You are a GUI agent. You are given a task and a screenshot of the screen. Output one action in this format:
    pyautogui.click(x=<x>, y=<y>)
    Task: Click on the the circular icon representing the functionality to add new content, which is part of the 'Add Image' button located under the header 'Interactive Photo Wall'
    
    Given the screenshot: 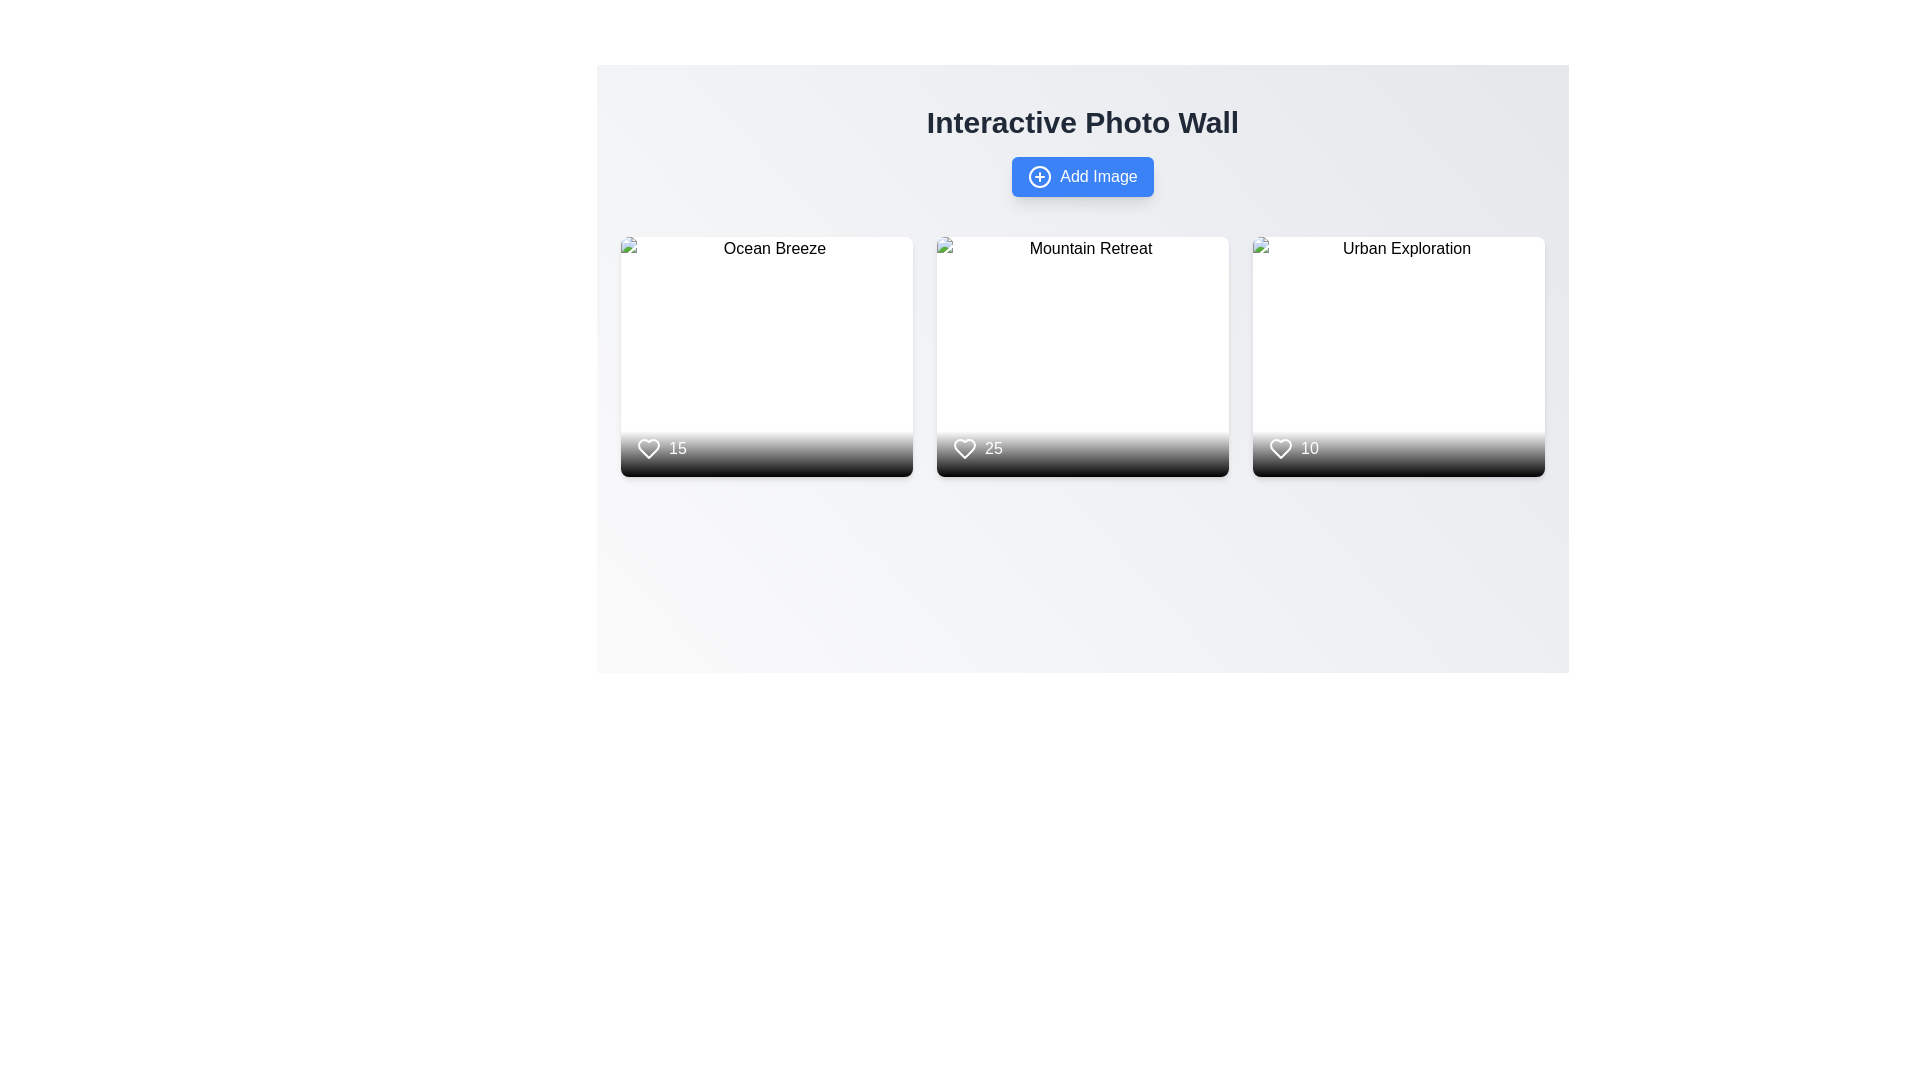 What is the action you would take?
    pyautogui.click(x=1040, y=176)
    